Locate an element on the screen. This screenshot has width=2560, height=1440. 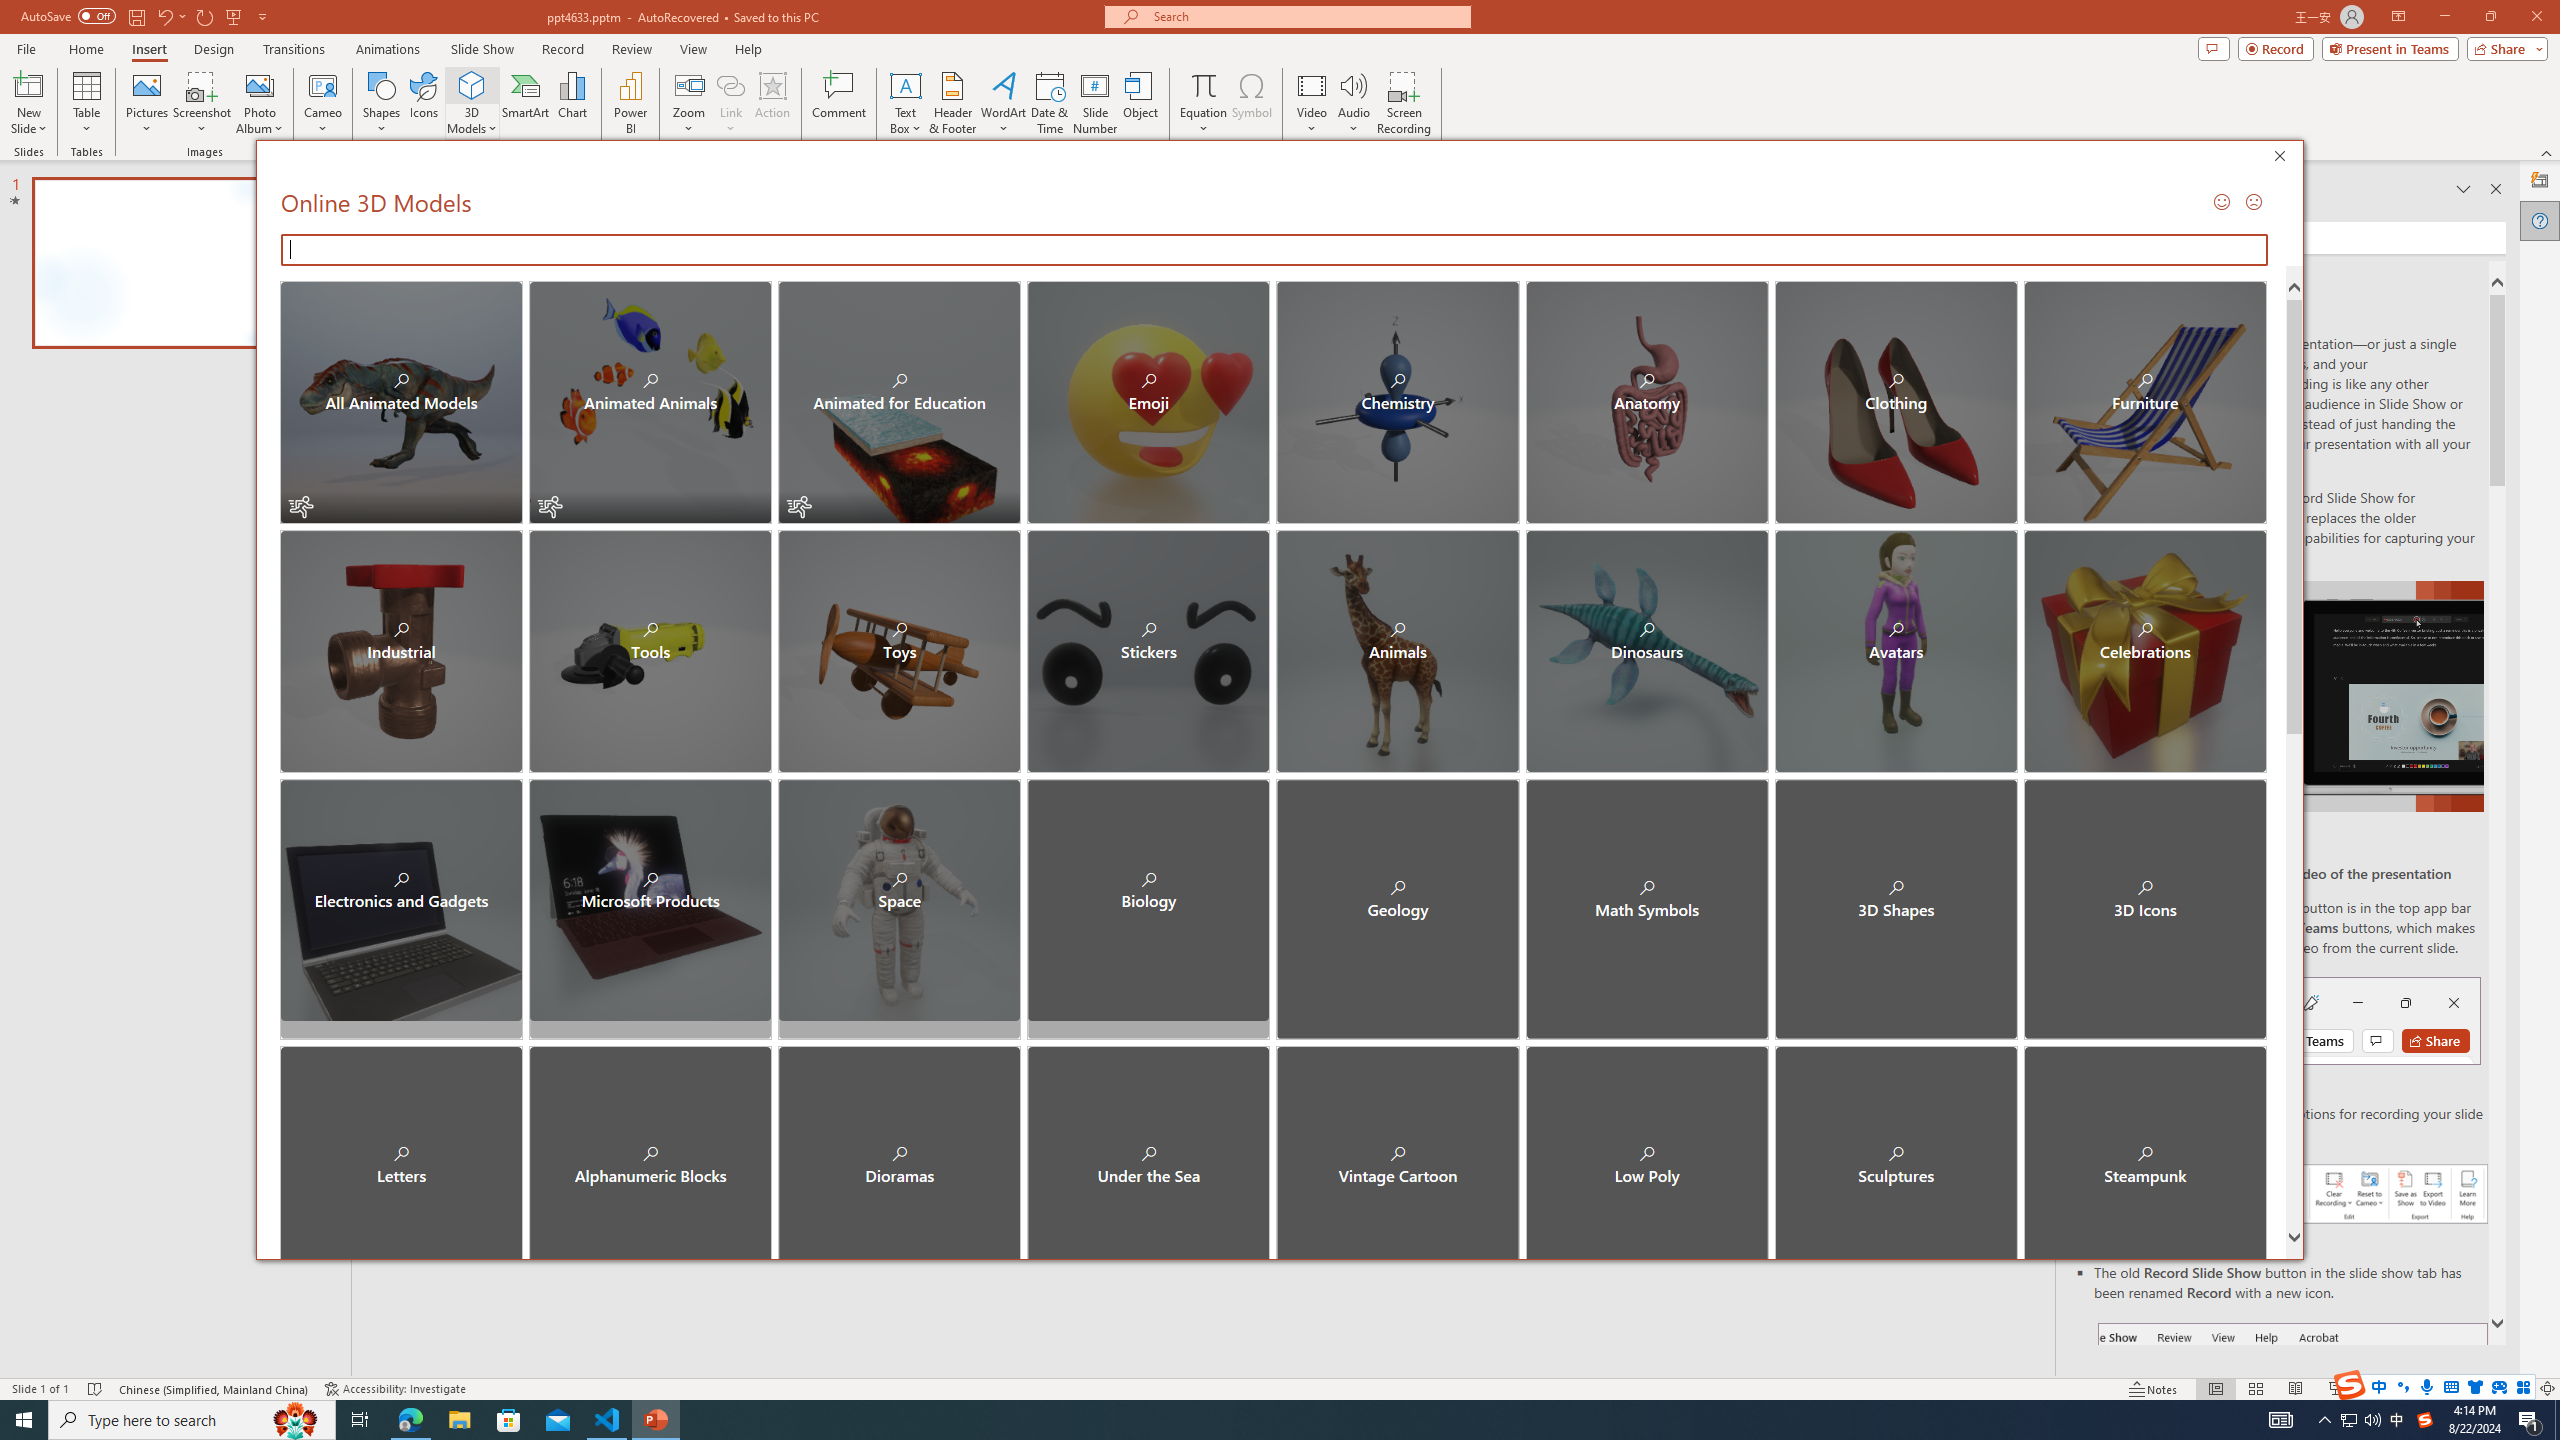
'Table' is located at coordinates (86, 103).